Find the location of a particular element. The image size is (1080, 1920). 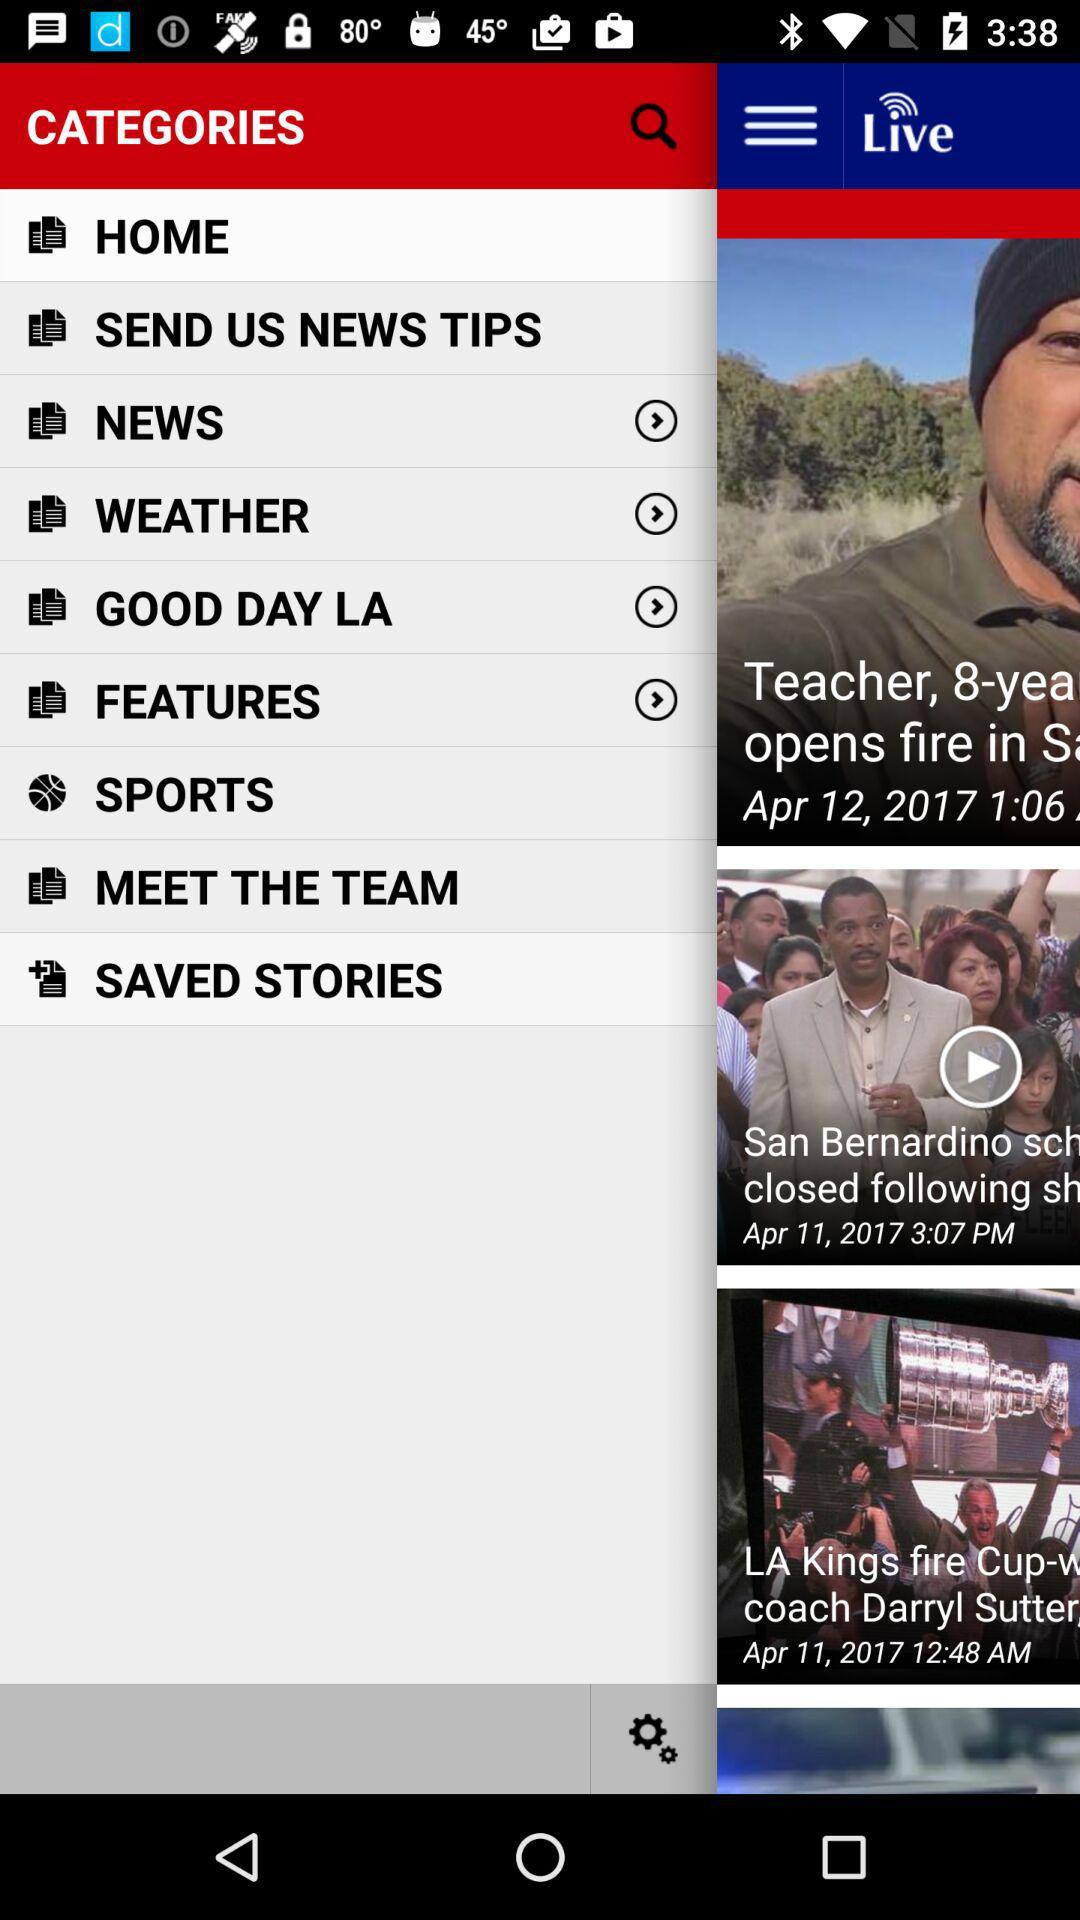

the settings icon is located at coordinates (654, 1737).